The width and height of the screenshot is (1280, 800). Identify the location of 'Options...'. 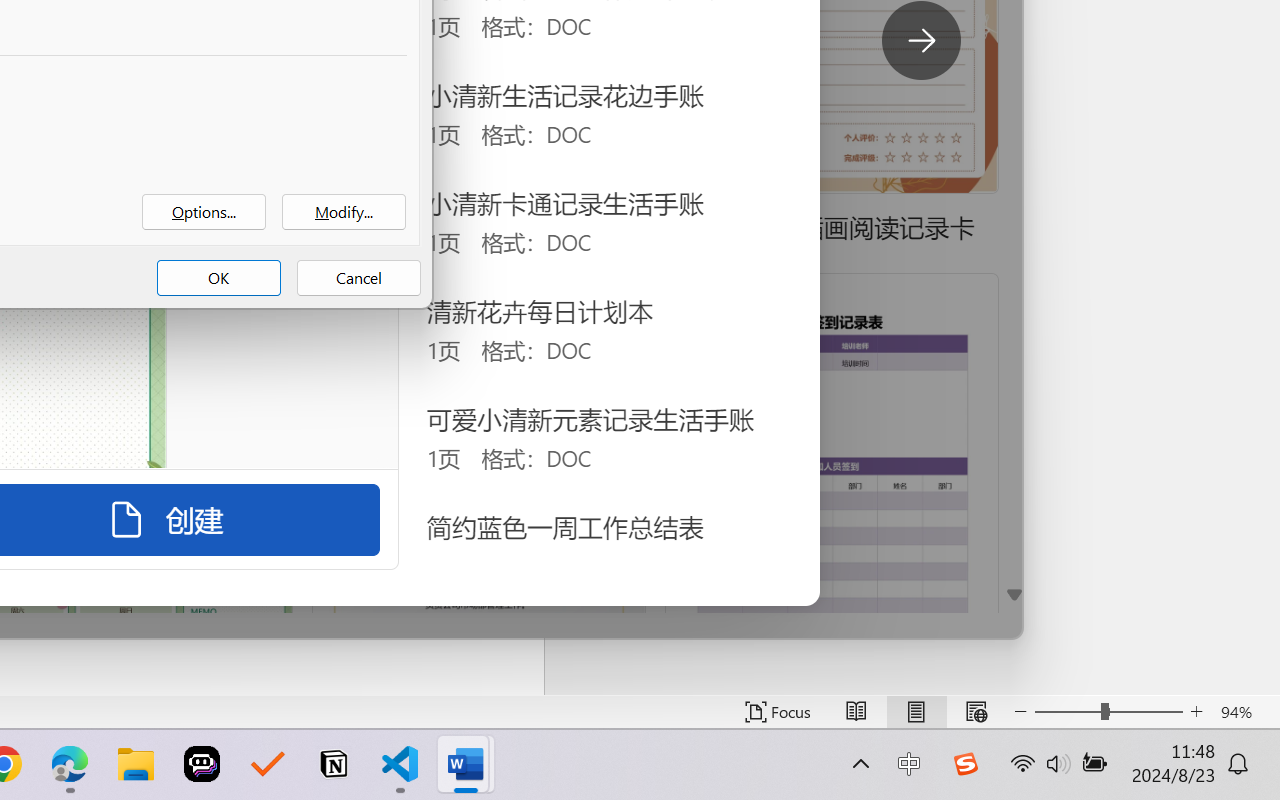
(204, 212).